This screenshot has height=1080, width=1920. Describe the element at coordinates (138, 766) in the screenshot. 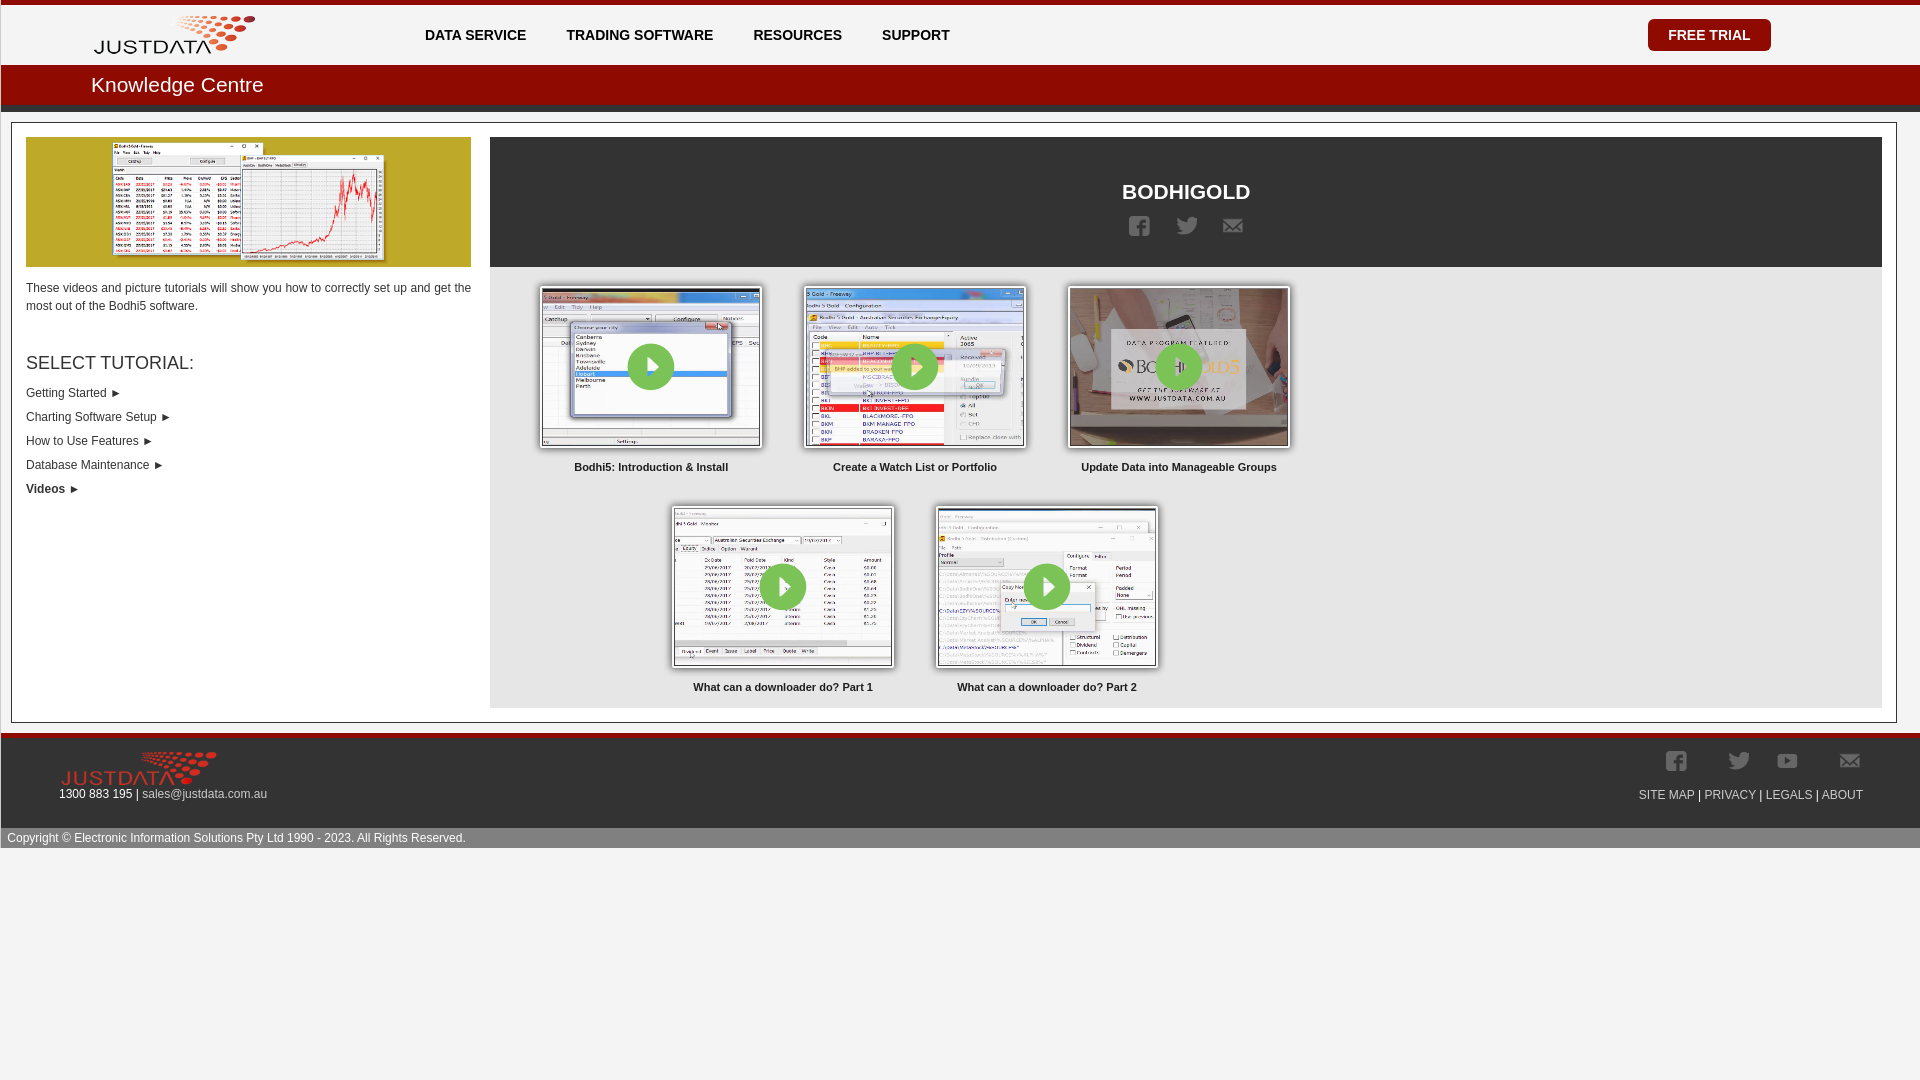

I see `'Electronic Information Solutions Pty Ltd trading as JustData'` at that location.